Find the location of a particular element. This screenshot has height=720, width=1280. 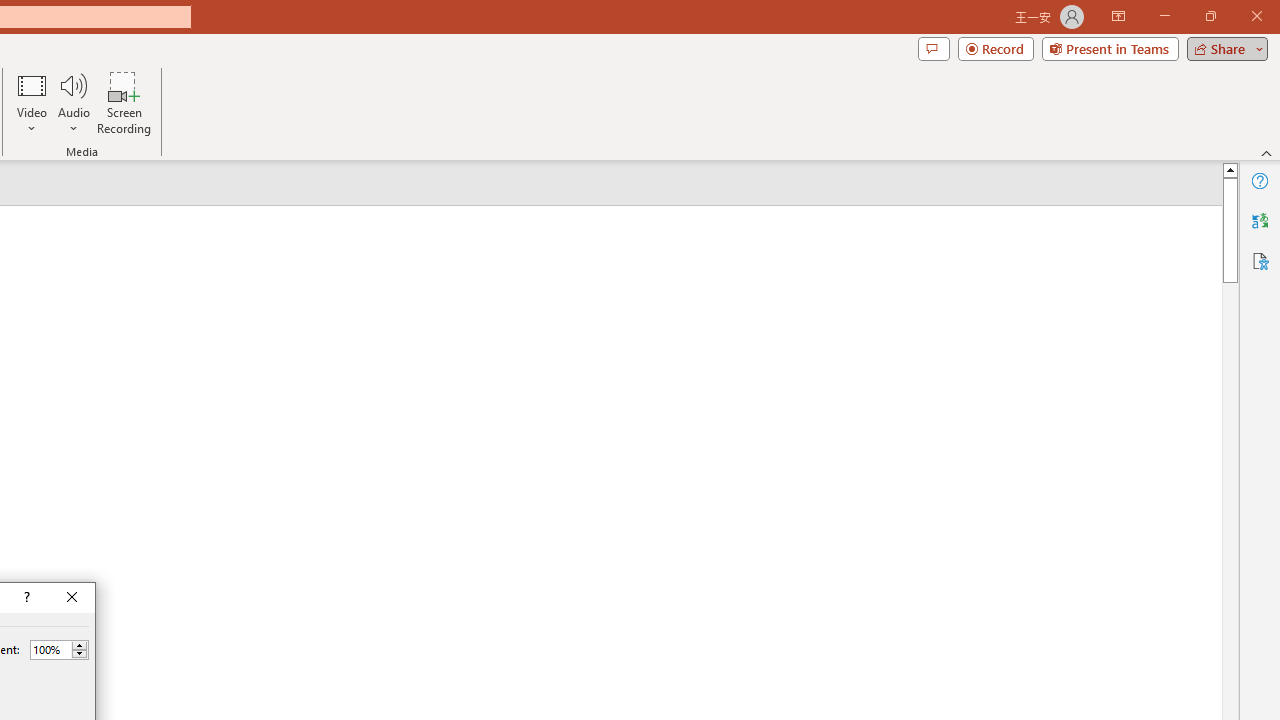

'Percent' is located at coordinates (50, 649).